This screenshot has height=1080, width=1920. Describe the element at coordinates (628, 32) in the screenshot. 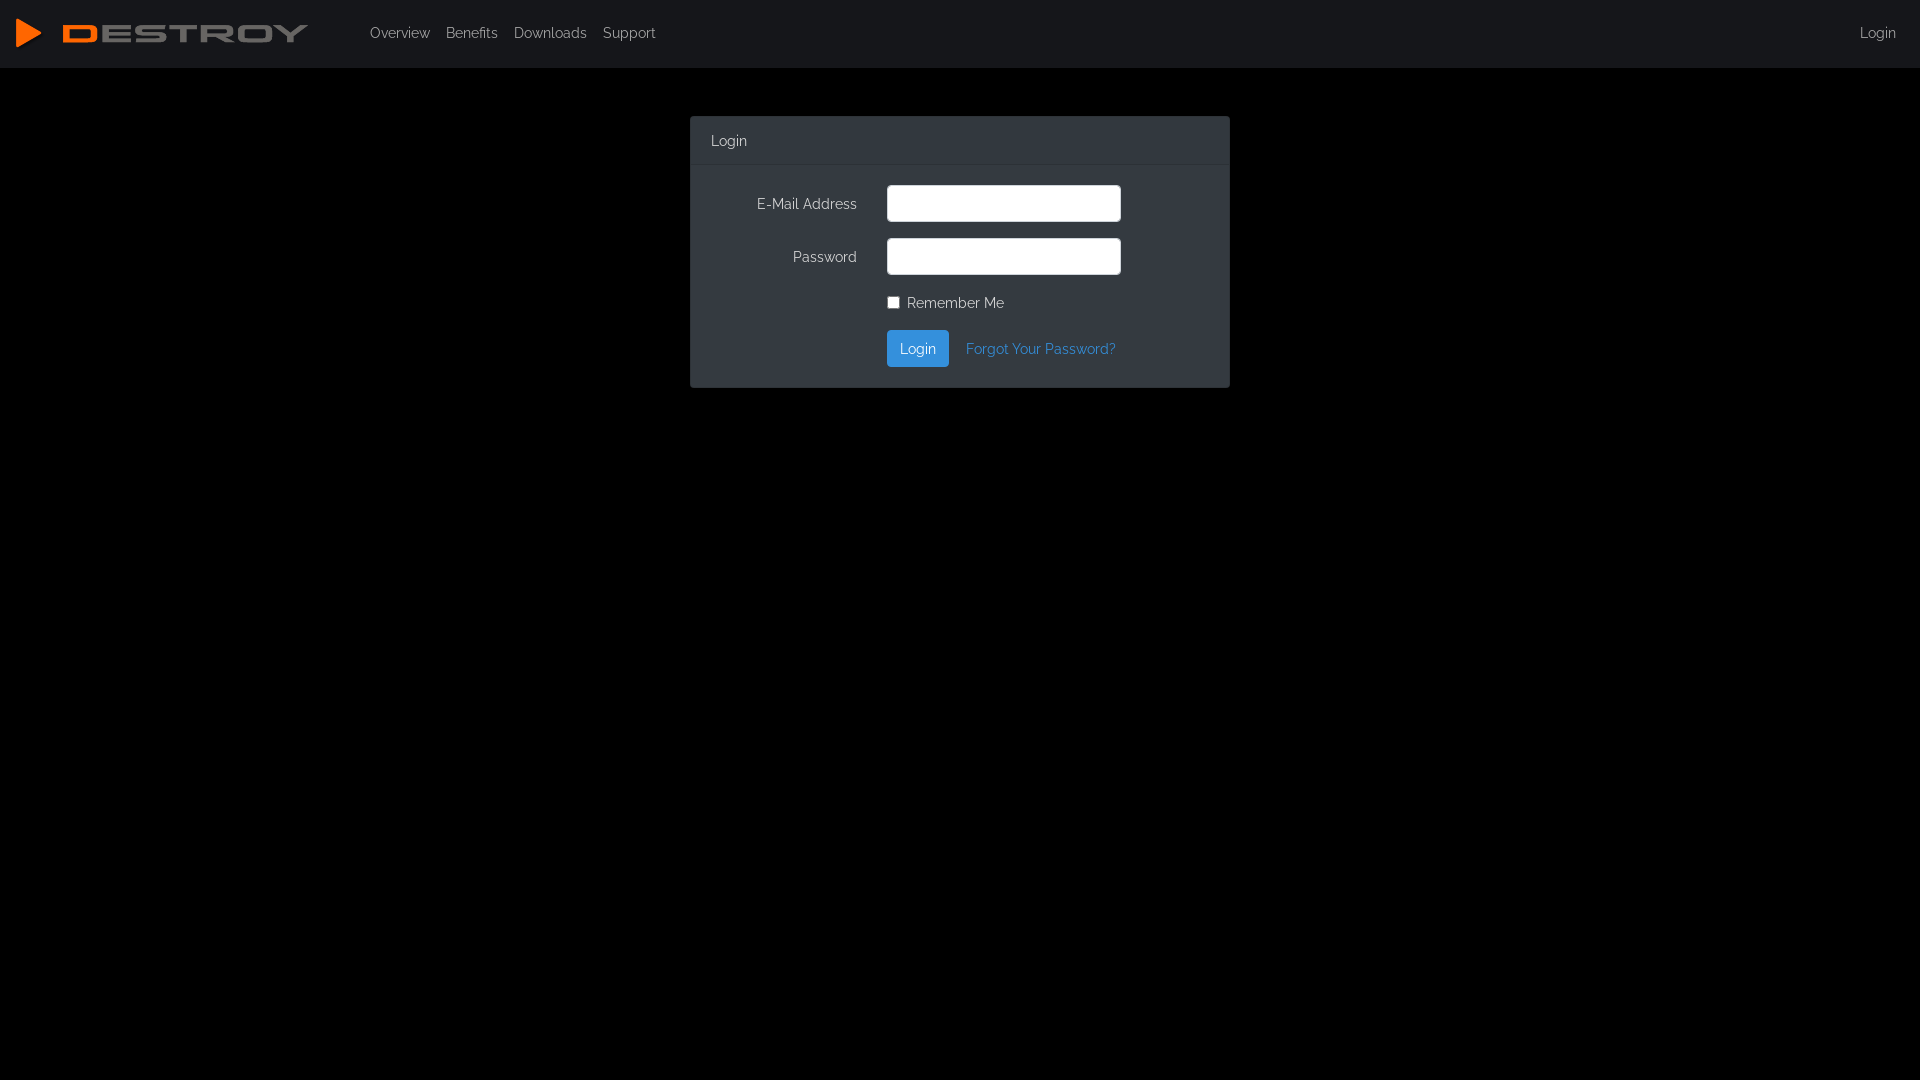

I see `'Support'` at that location.